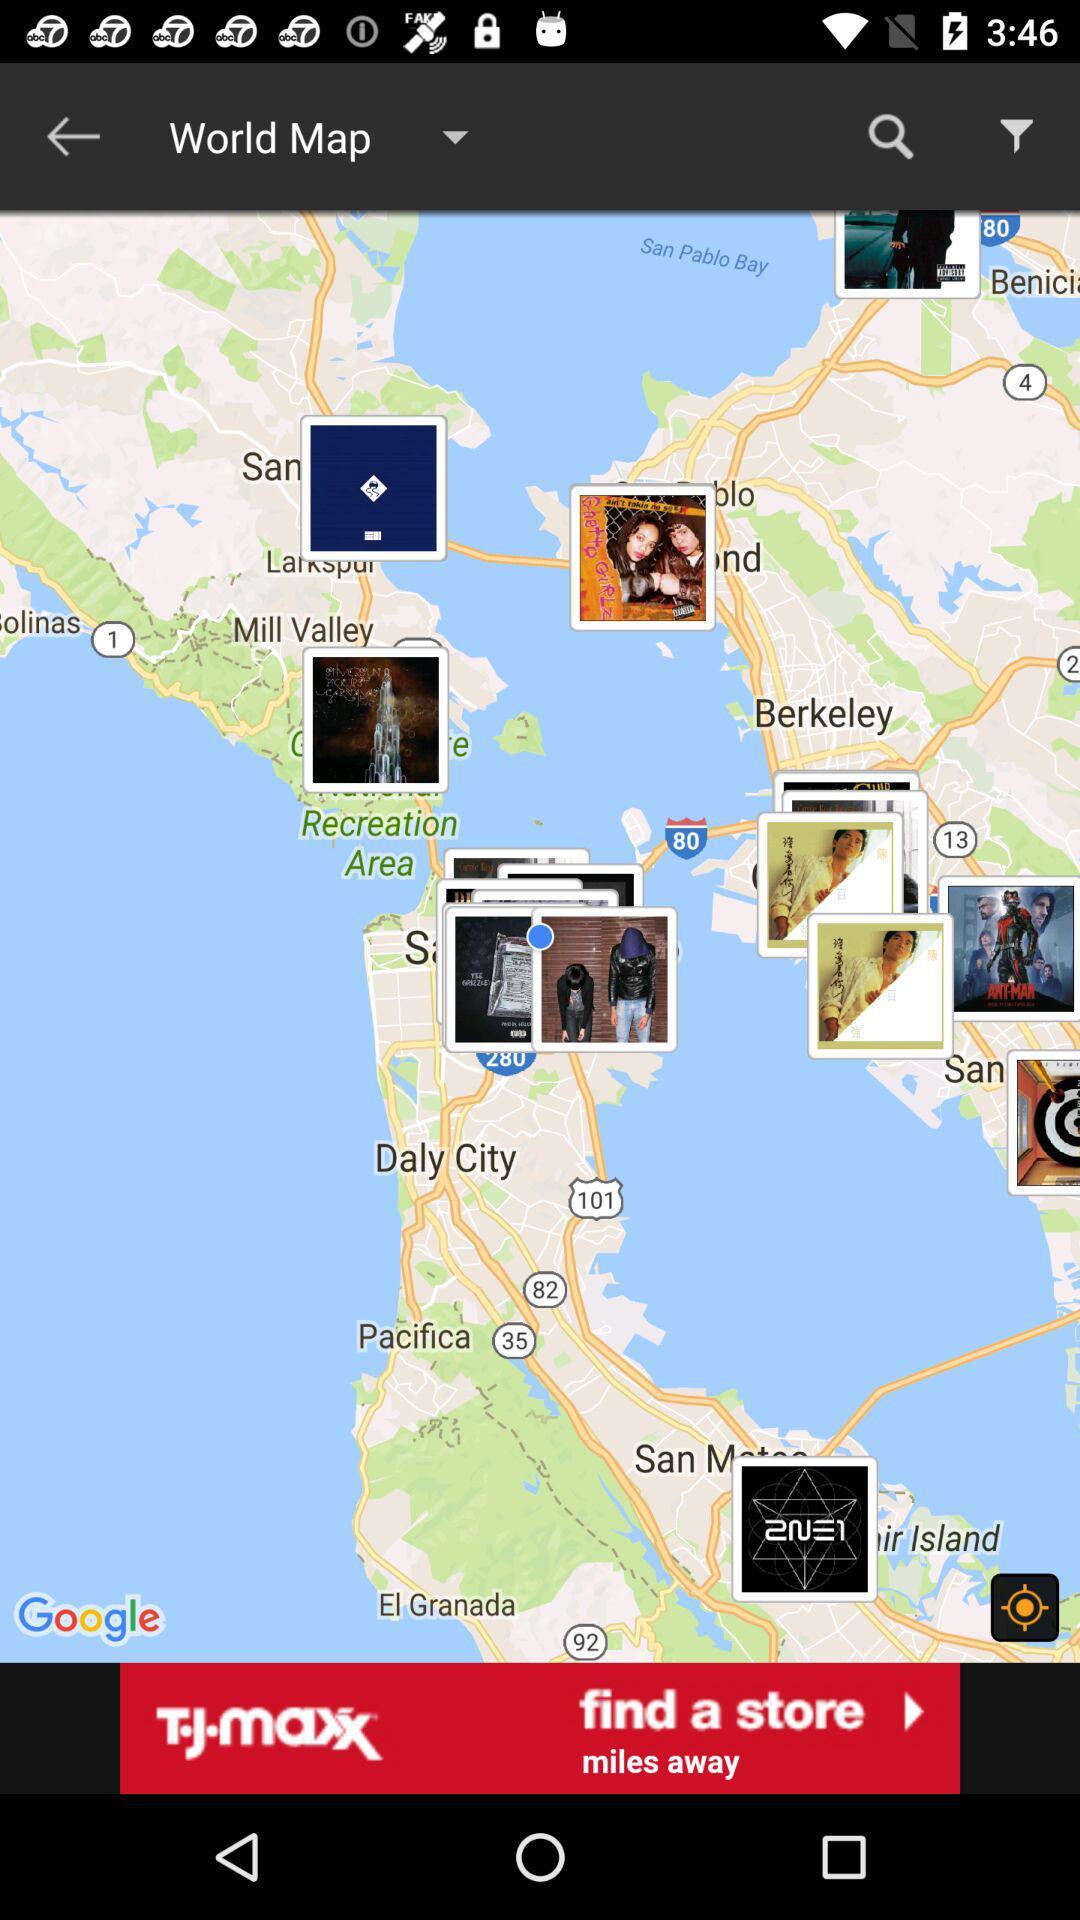 The width and height of the screenshot is (1080, 1920). What do you see at coordinates (540, 1727) in the screenshot?
I see `tj maxx website` at bounding box center [540, 1727].